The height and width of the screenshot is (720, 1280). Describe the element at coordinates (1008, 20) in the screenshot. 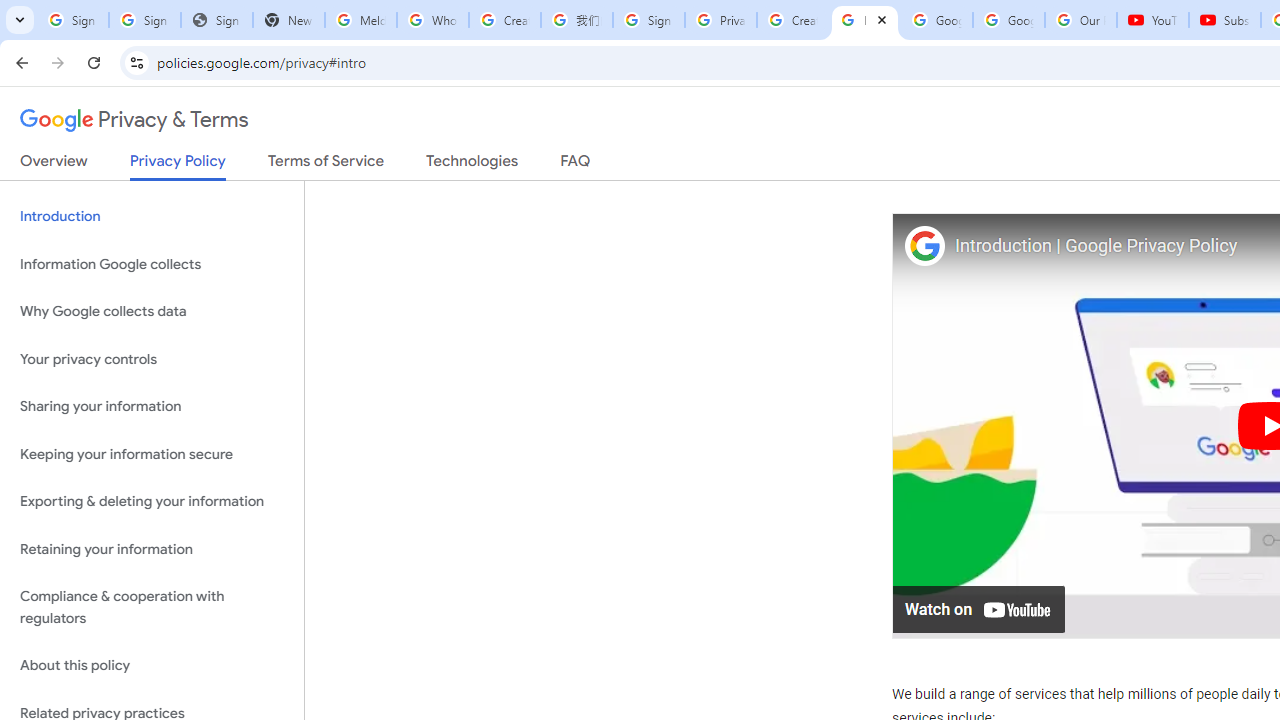

I see `'Google Account'` at that location.